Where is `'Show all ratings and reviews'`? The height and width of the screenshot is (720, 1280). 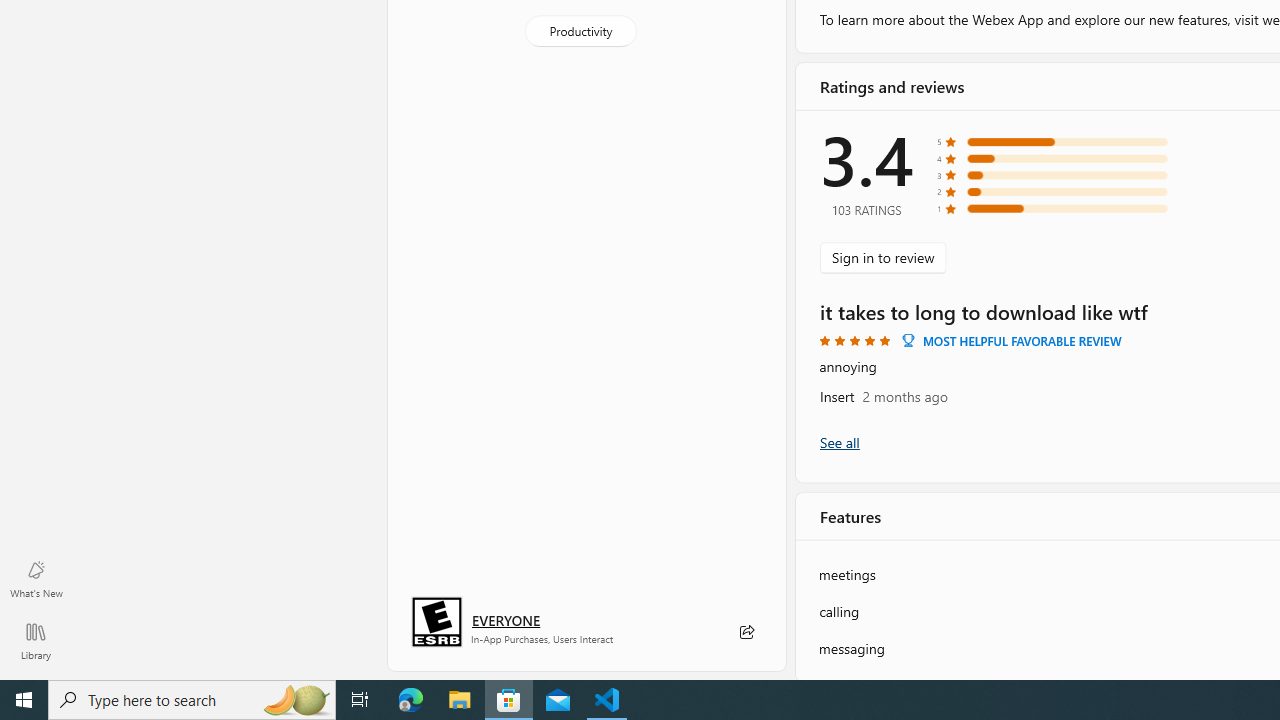
'Show all ratings and reviews' is located at coordinates (839, 441).